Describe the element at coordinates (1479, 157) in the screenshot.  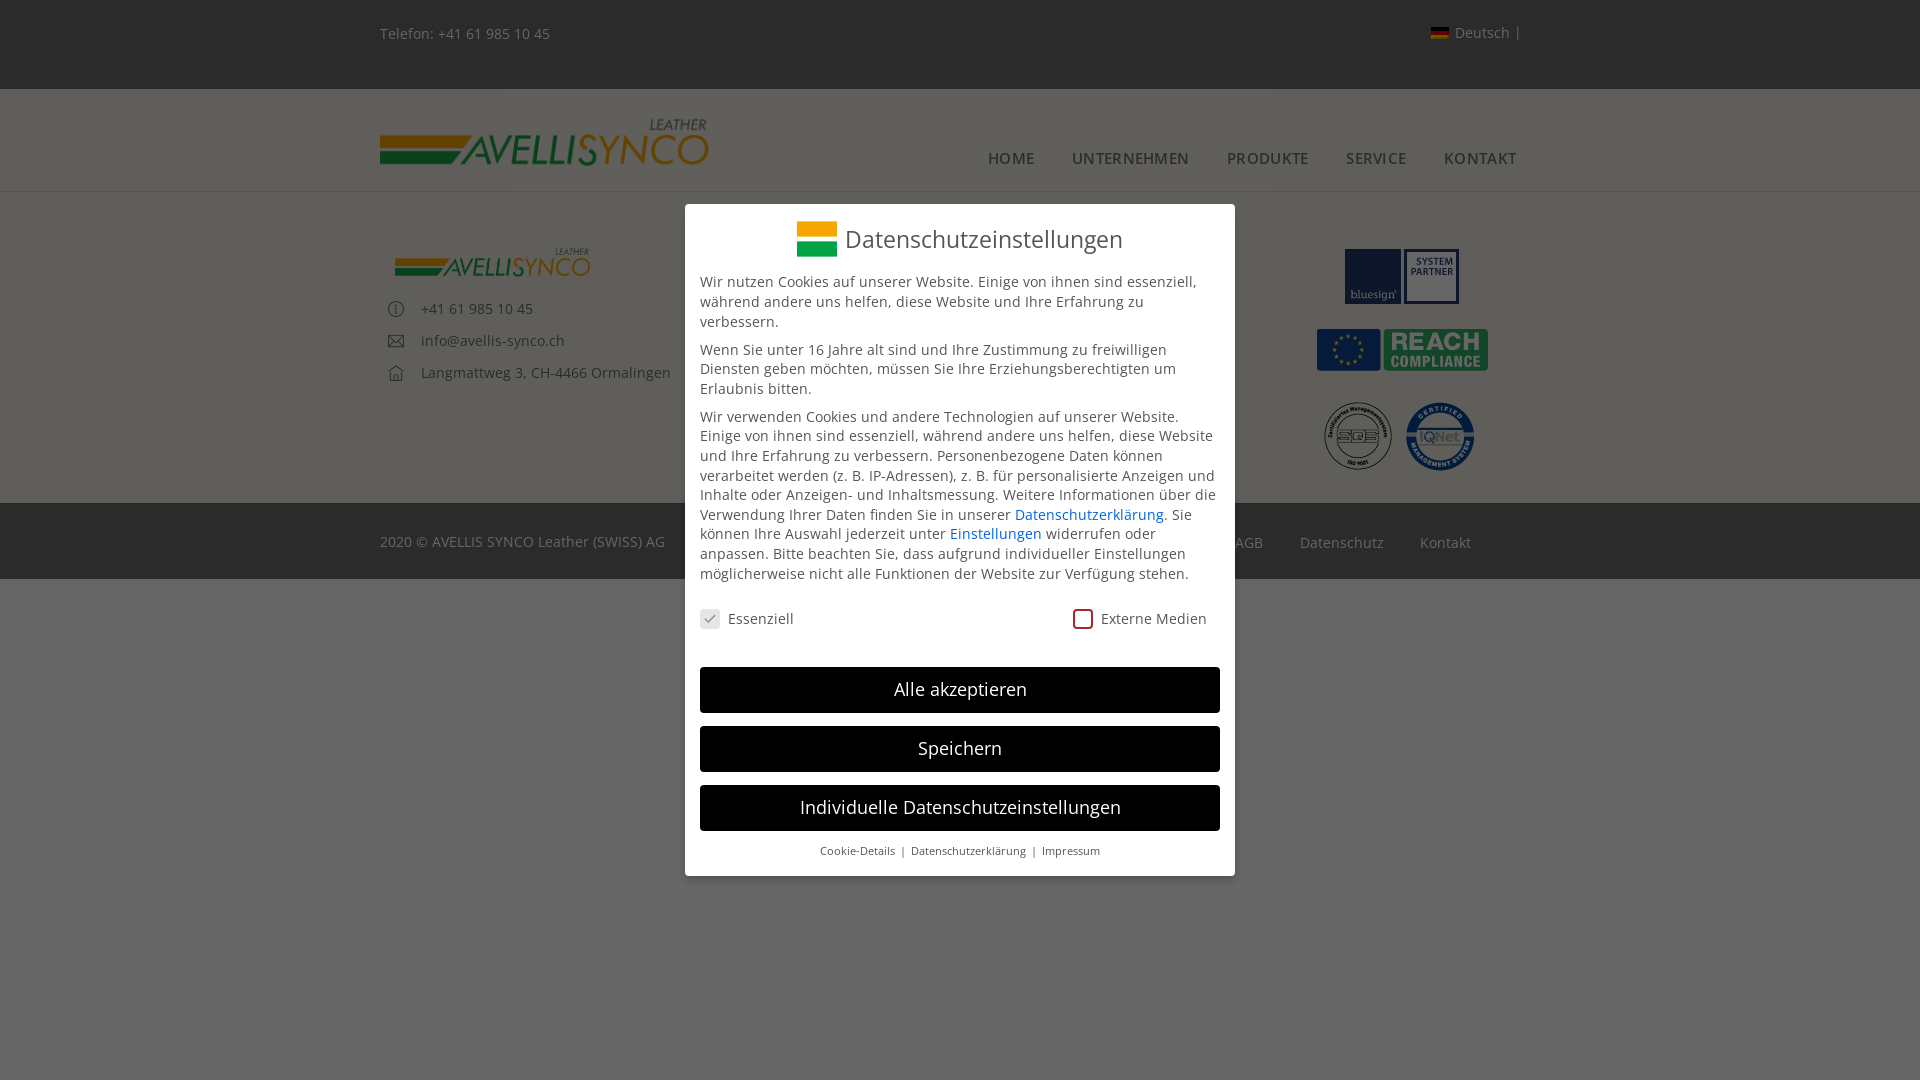
I see `'KONTAKT'` at that location.